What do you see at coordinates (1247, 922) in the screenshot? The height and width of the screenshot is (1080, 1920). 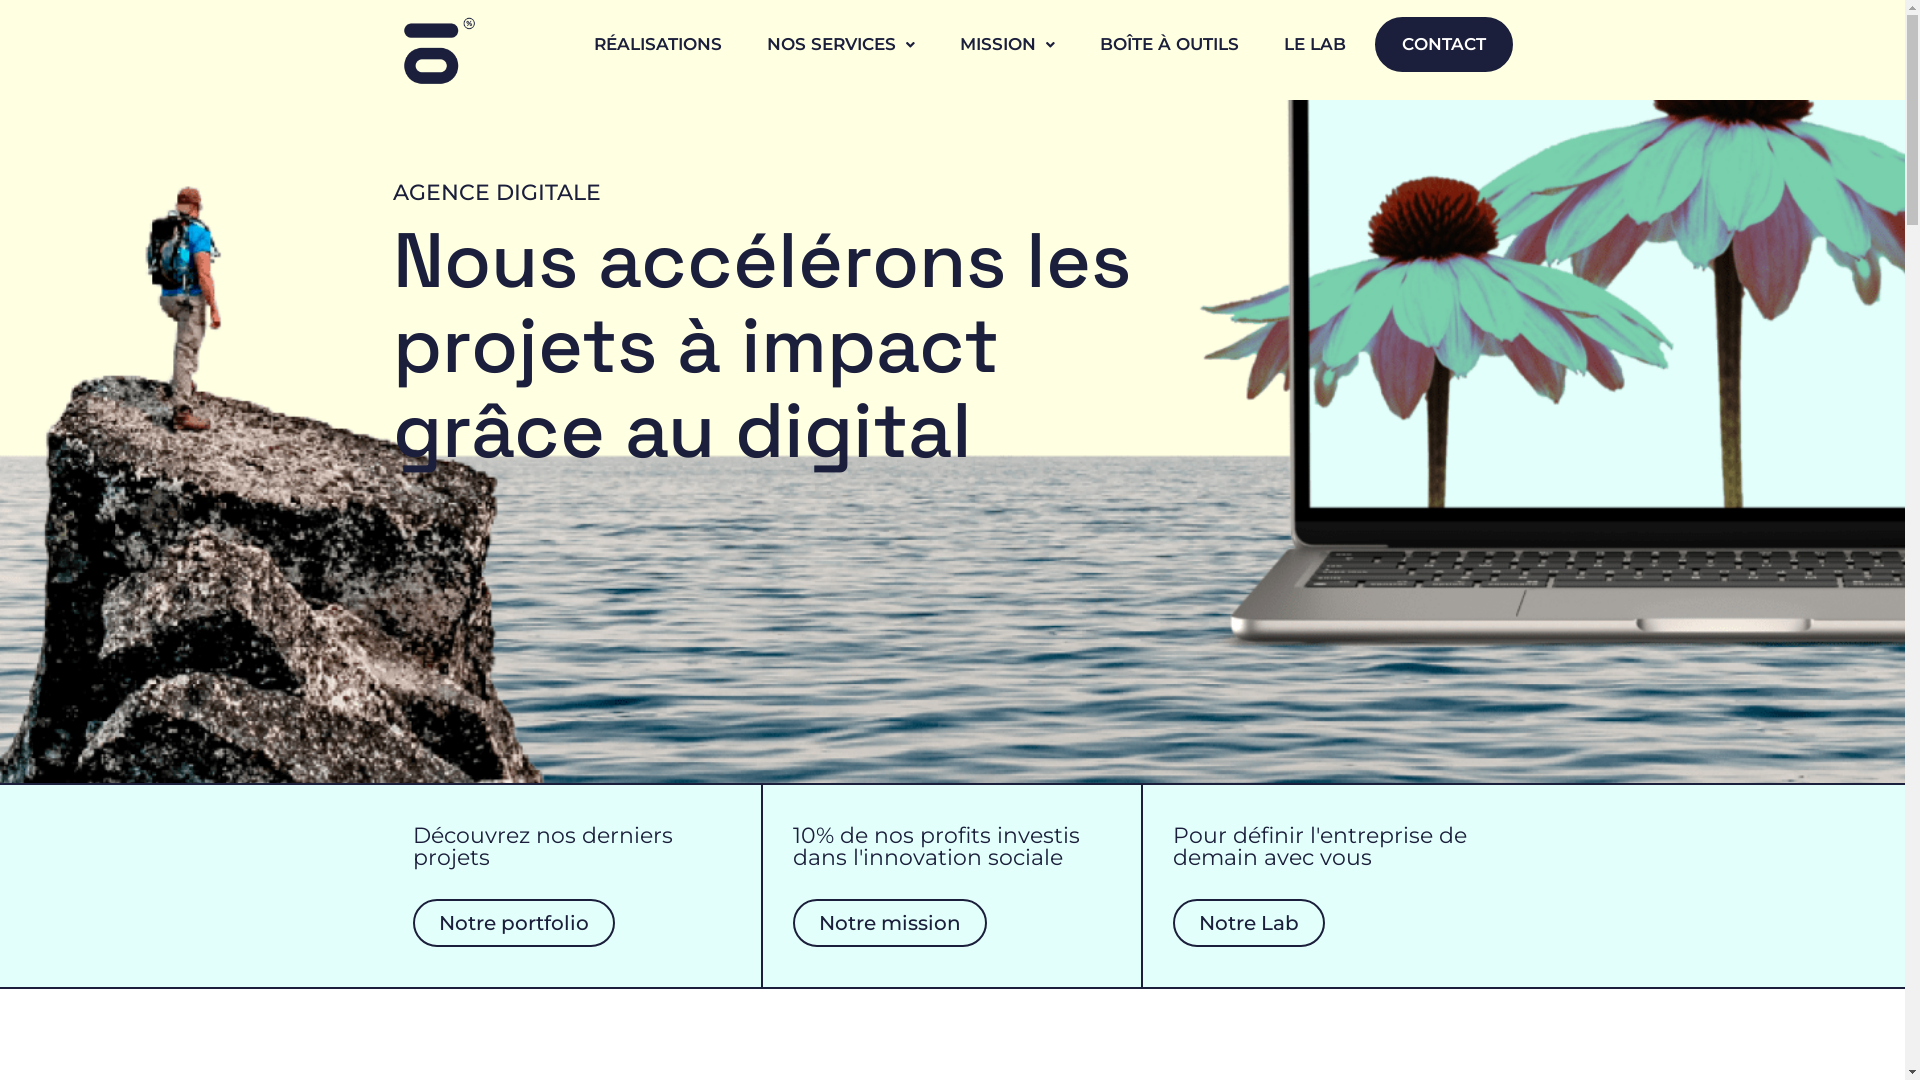 I see `'Notre Lab'` at bounding box center [1247, 922].